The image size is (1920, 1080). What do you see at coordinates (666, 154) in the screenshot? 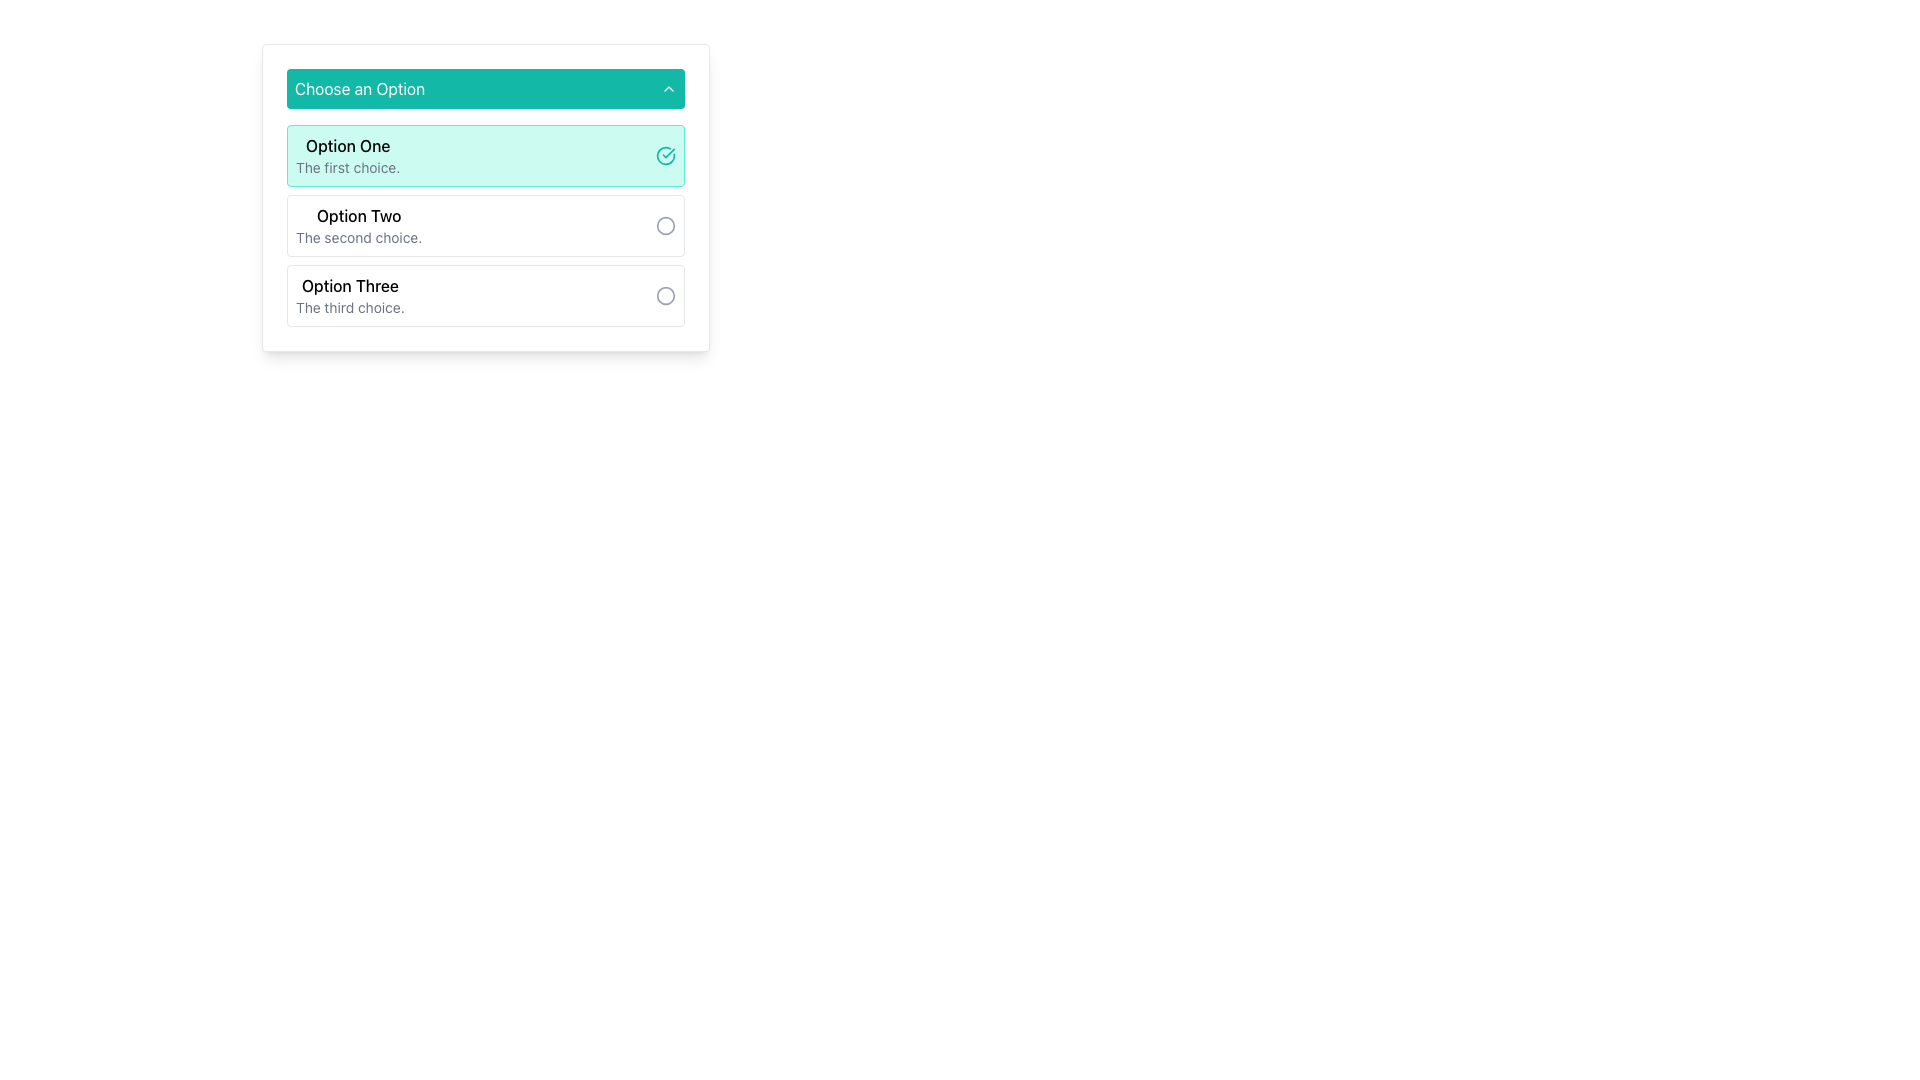
I see `the circular segment of the checkmark icon located in the top-right area of the highlighted 'Option One' box in the dropdown menu` at bounding box center [666, 154].